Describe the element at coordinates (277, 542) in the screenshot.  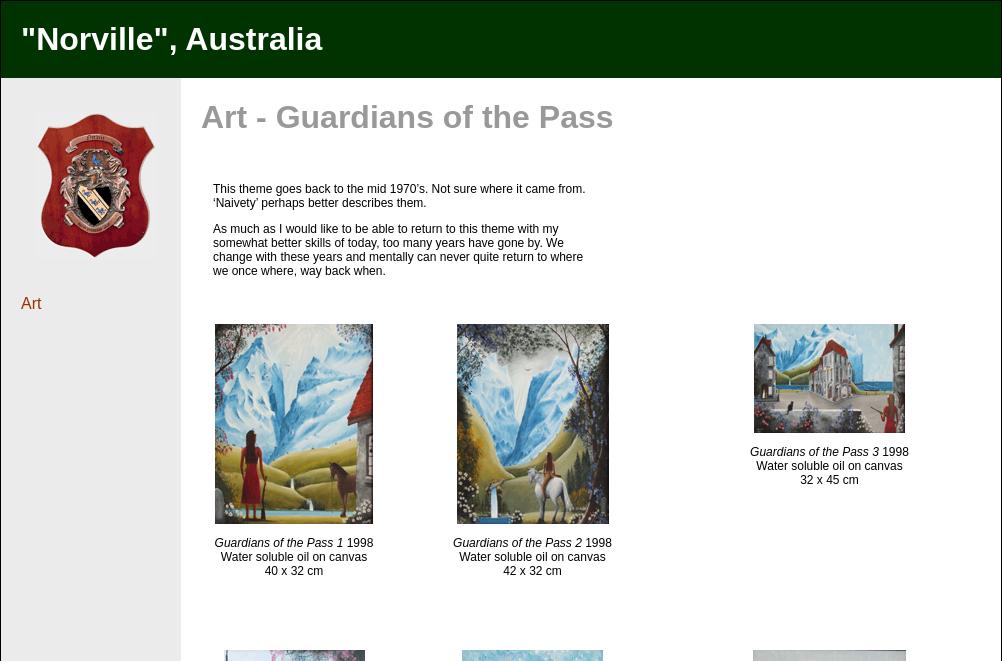
I see `'Guardians of the Pass 1'` at that location.